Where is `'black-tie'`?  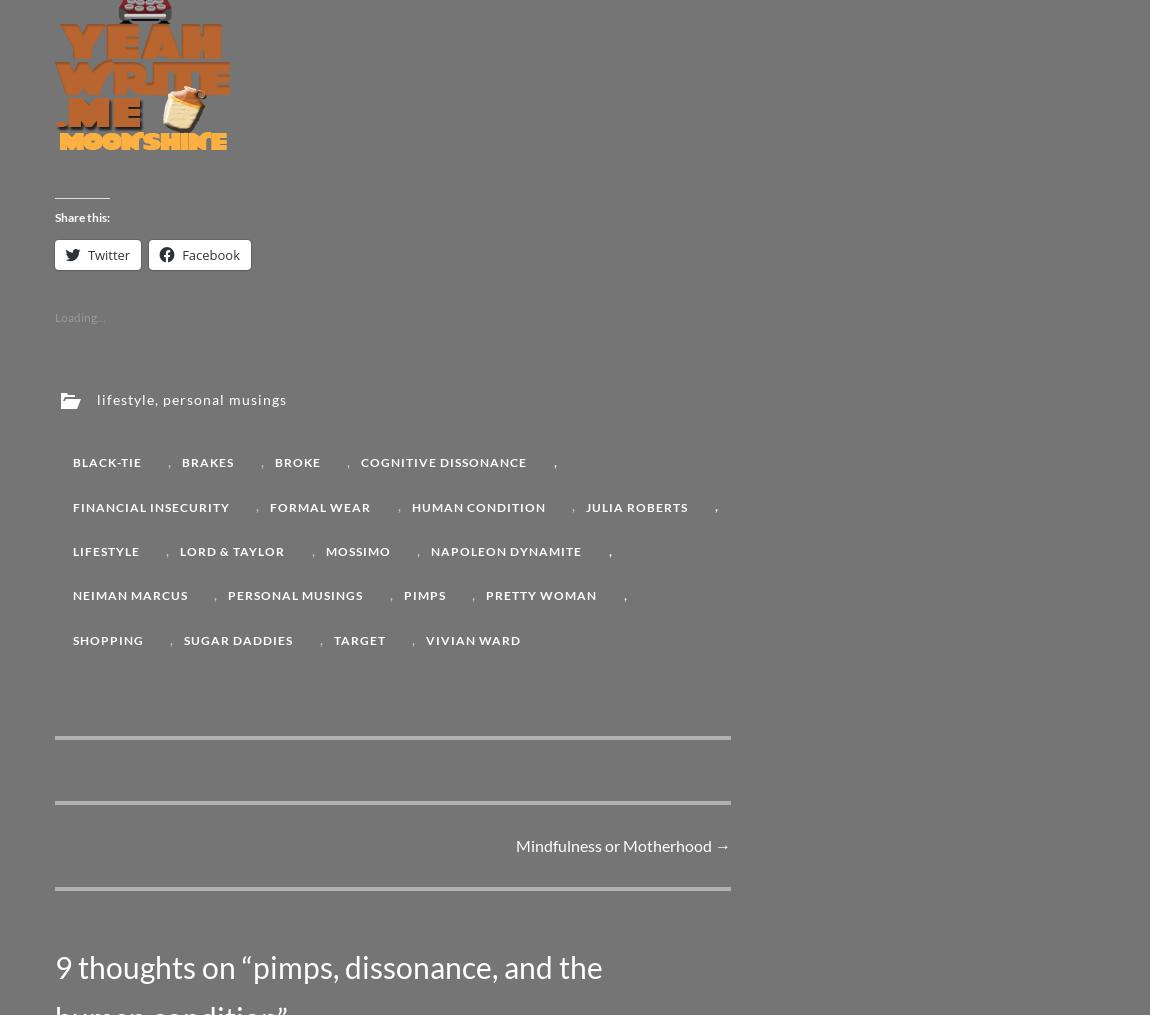
'black-tie' is located at coordinates (106, 461).